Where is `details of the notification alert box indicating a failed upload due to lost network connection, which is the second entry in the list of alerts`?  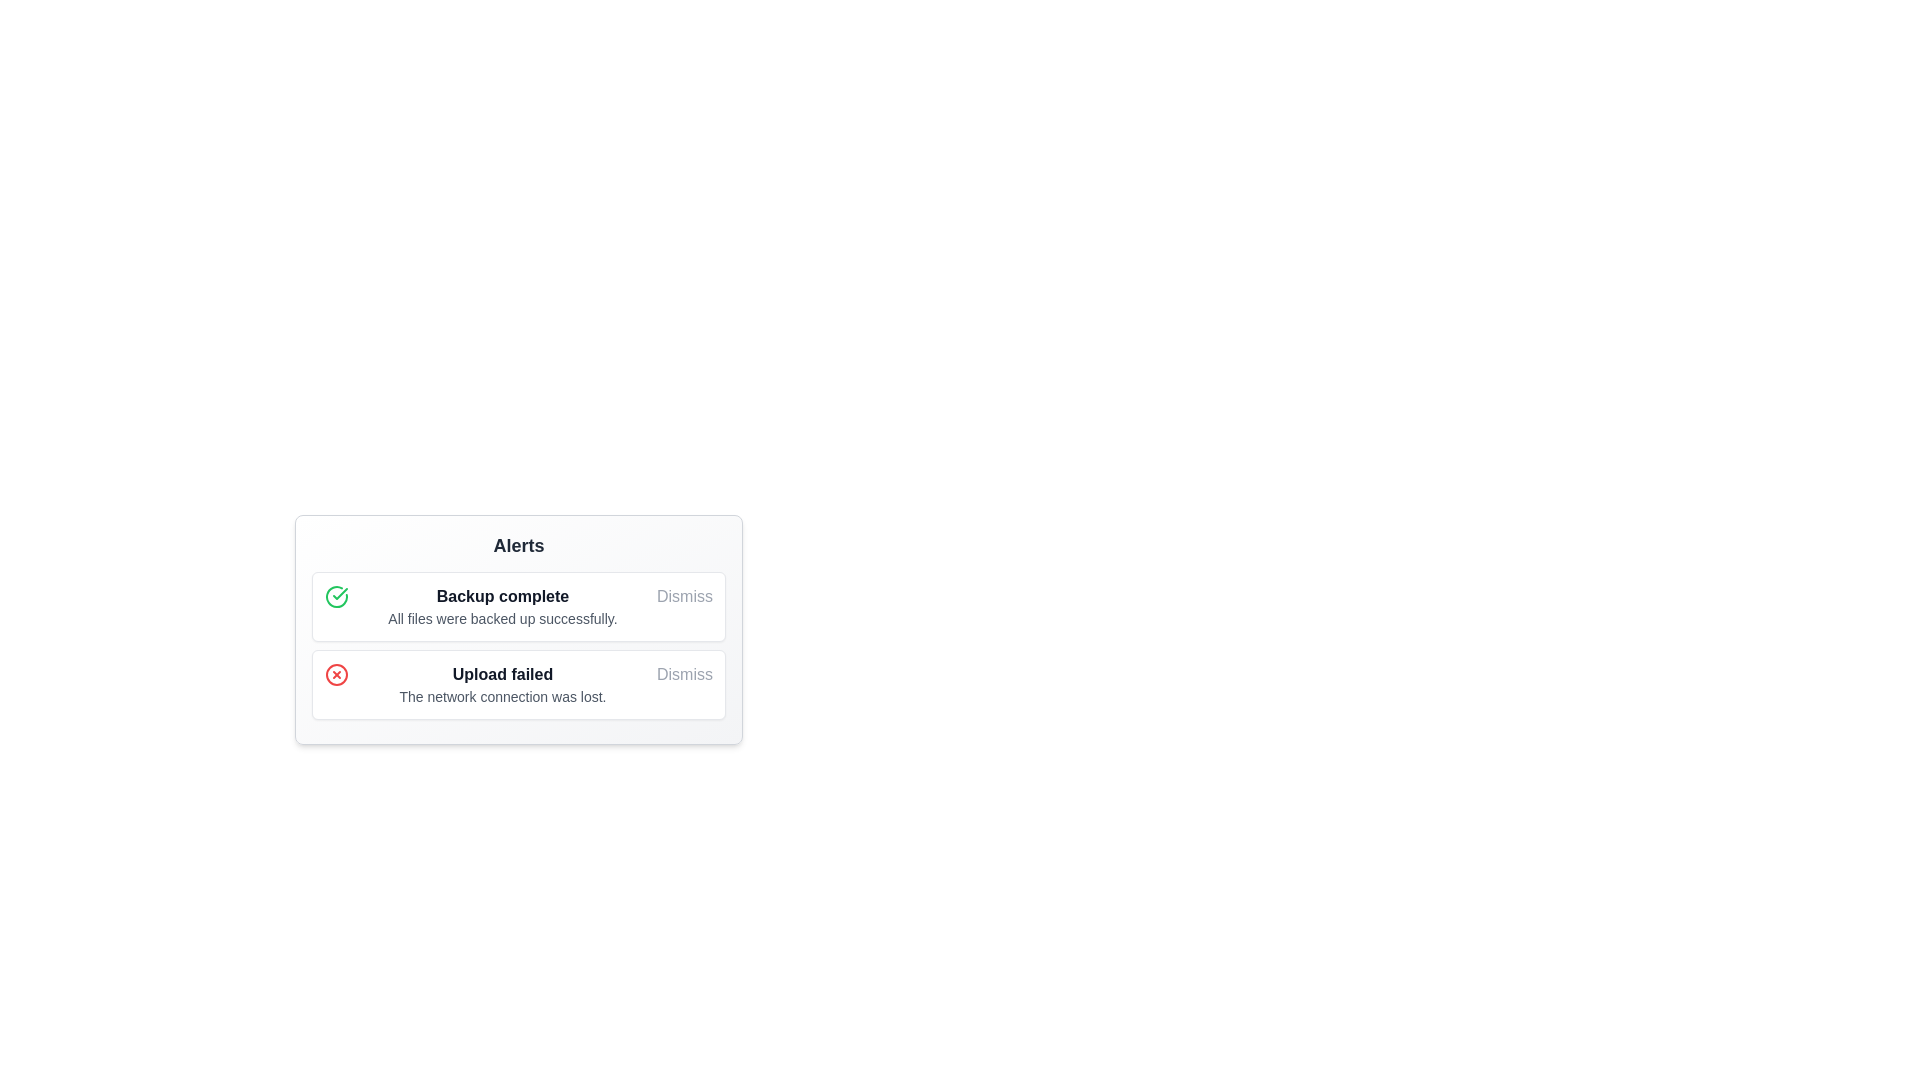 details of the notification alert box indicating a failed upload due to lost network connection, which is the second entry in the list of alerts is located at coordinates (508, 663).